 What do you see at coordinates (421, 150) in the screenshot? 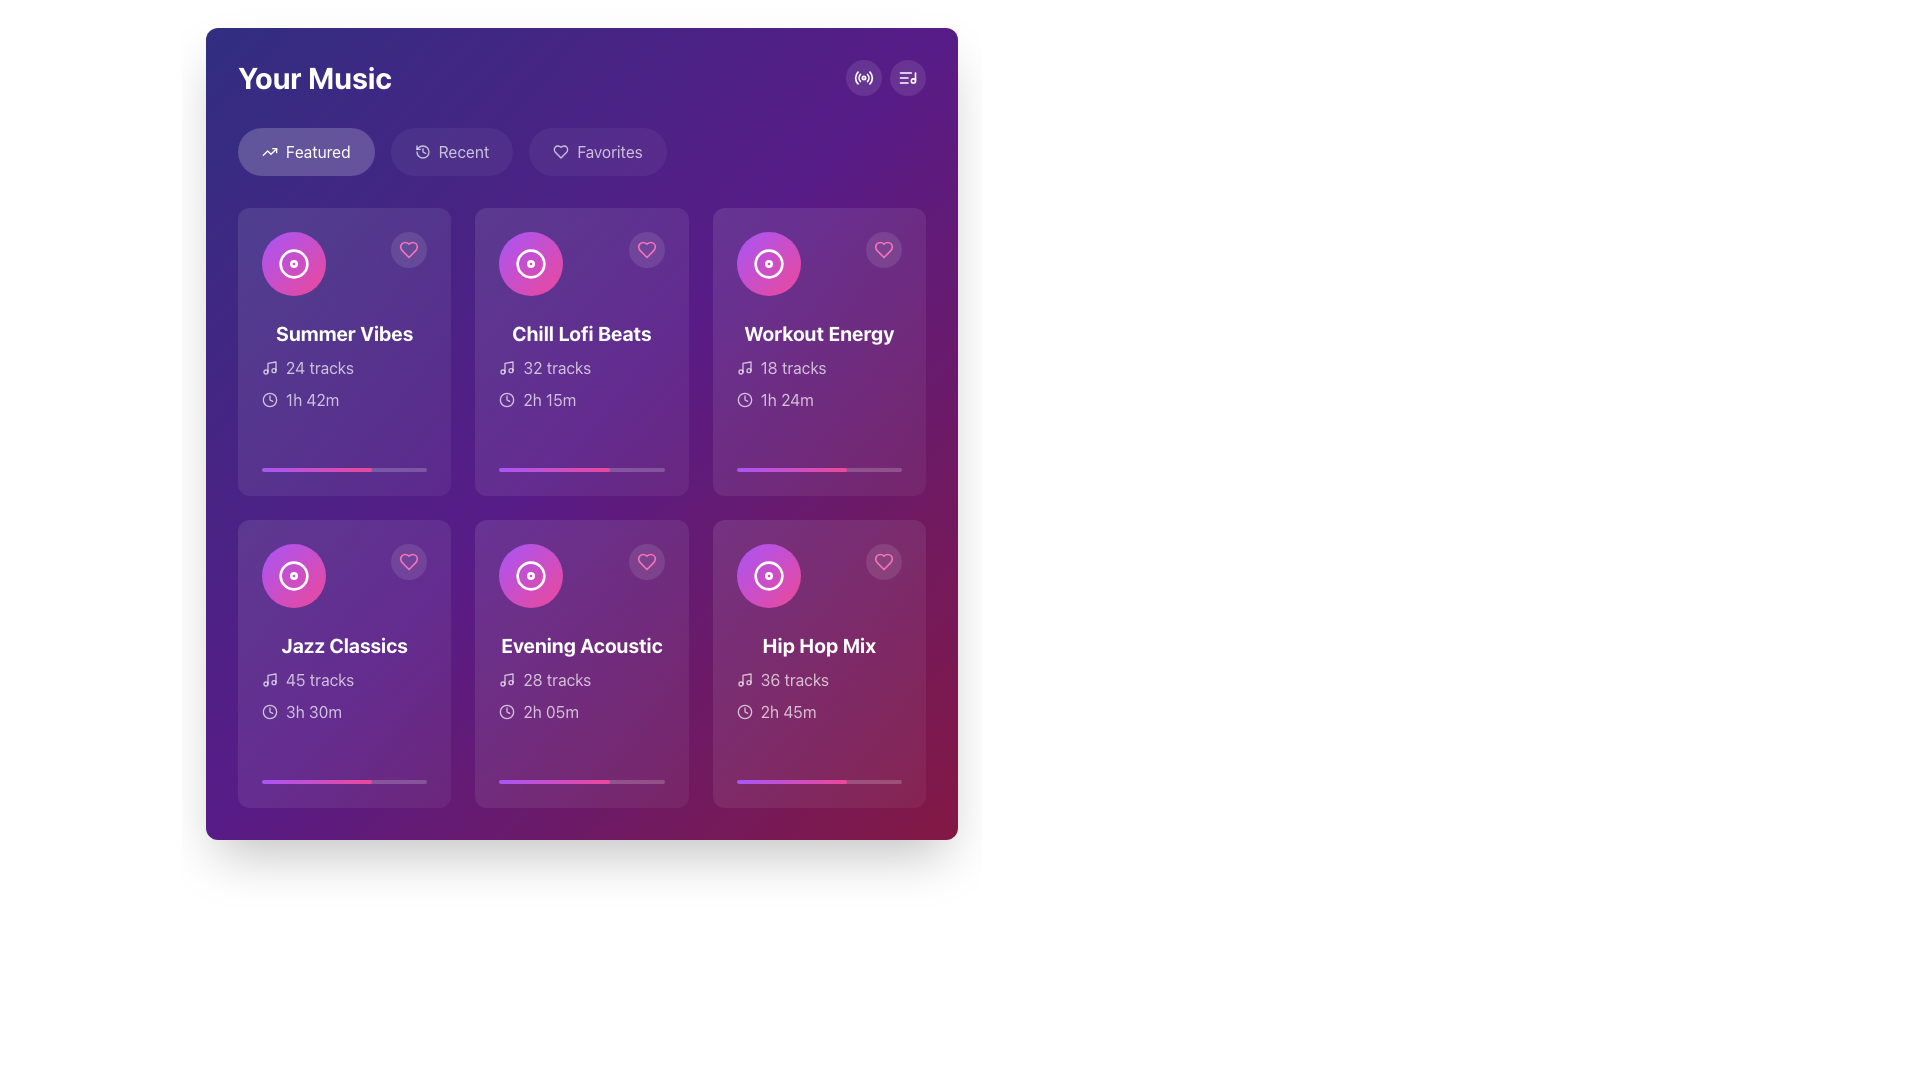
I see `the 'Recent' tab icon located at the top left of the interface` at bounding box center [421, 150].